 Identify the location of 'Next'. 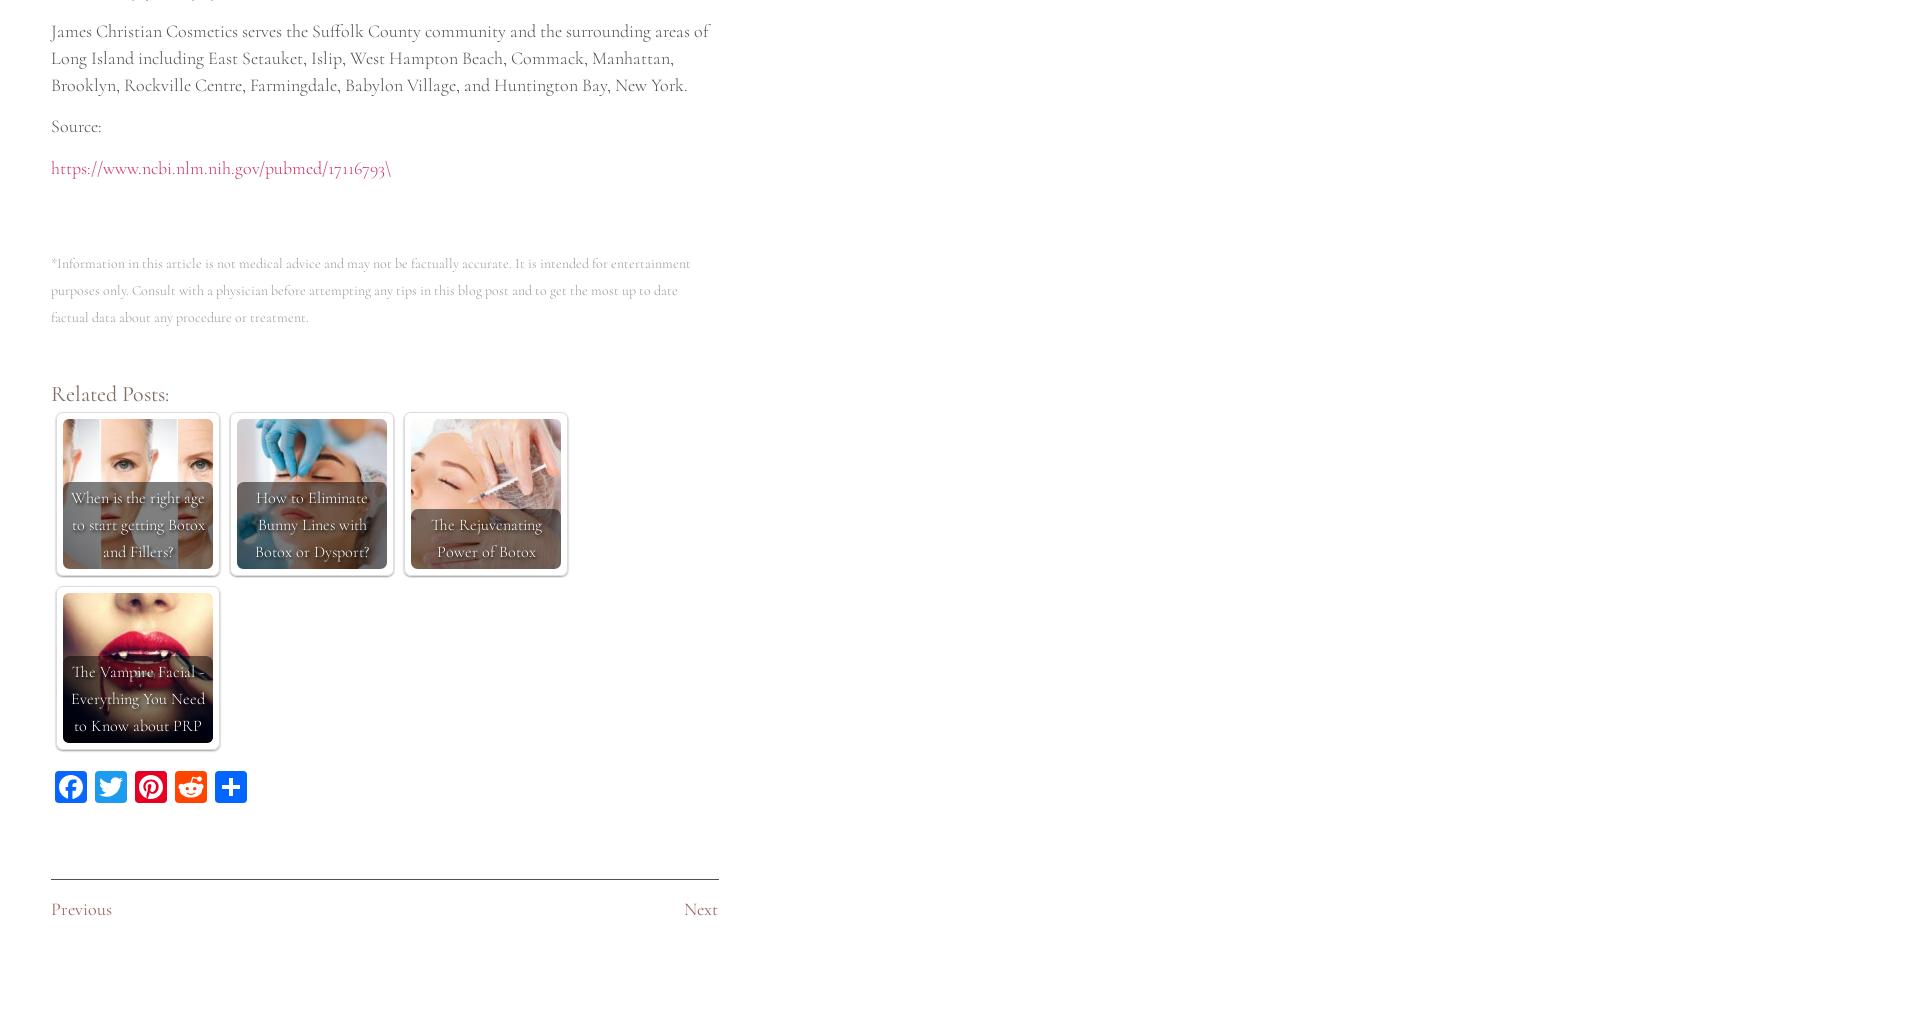
(699, 908).